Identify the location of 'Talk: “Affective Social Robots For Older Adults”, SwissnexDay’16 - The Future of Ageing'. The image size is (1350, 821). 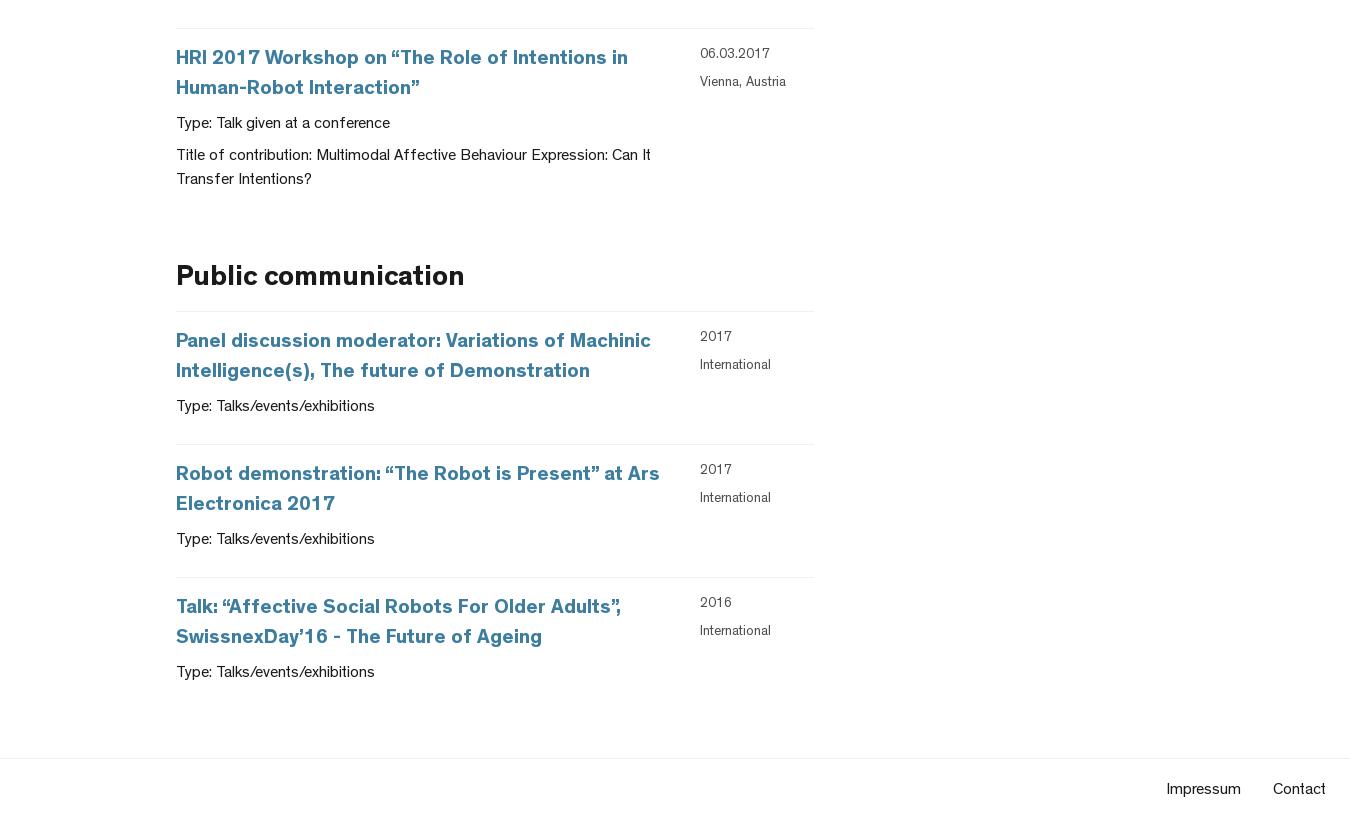
(398, 623).